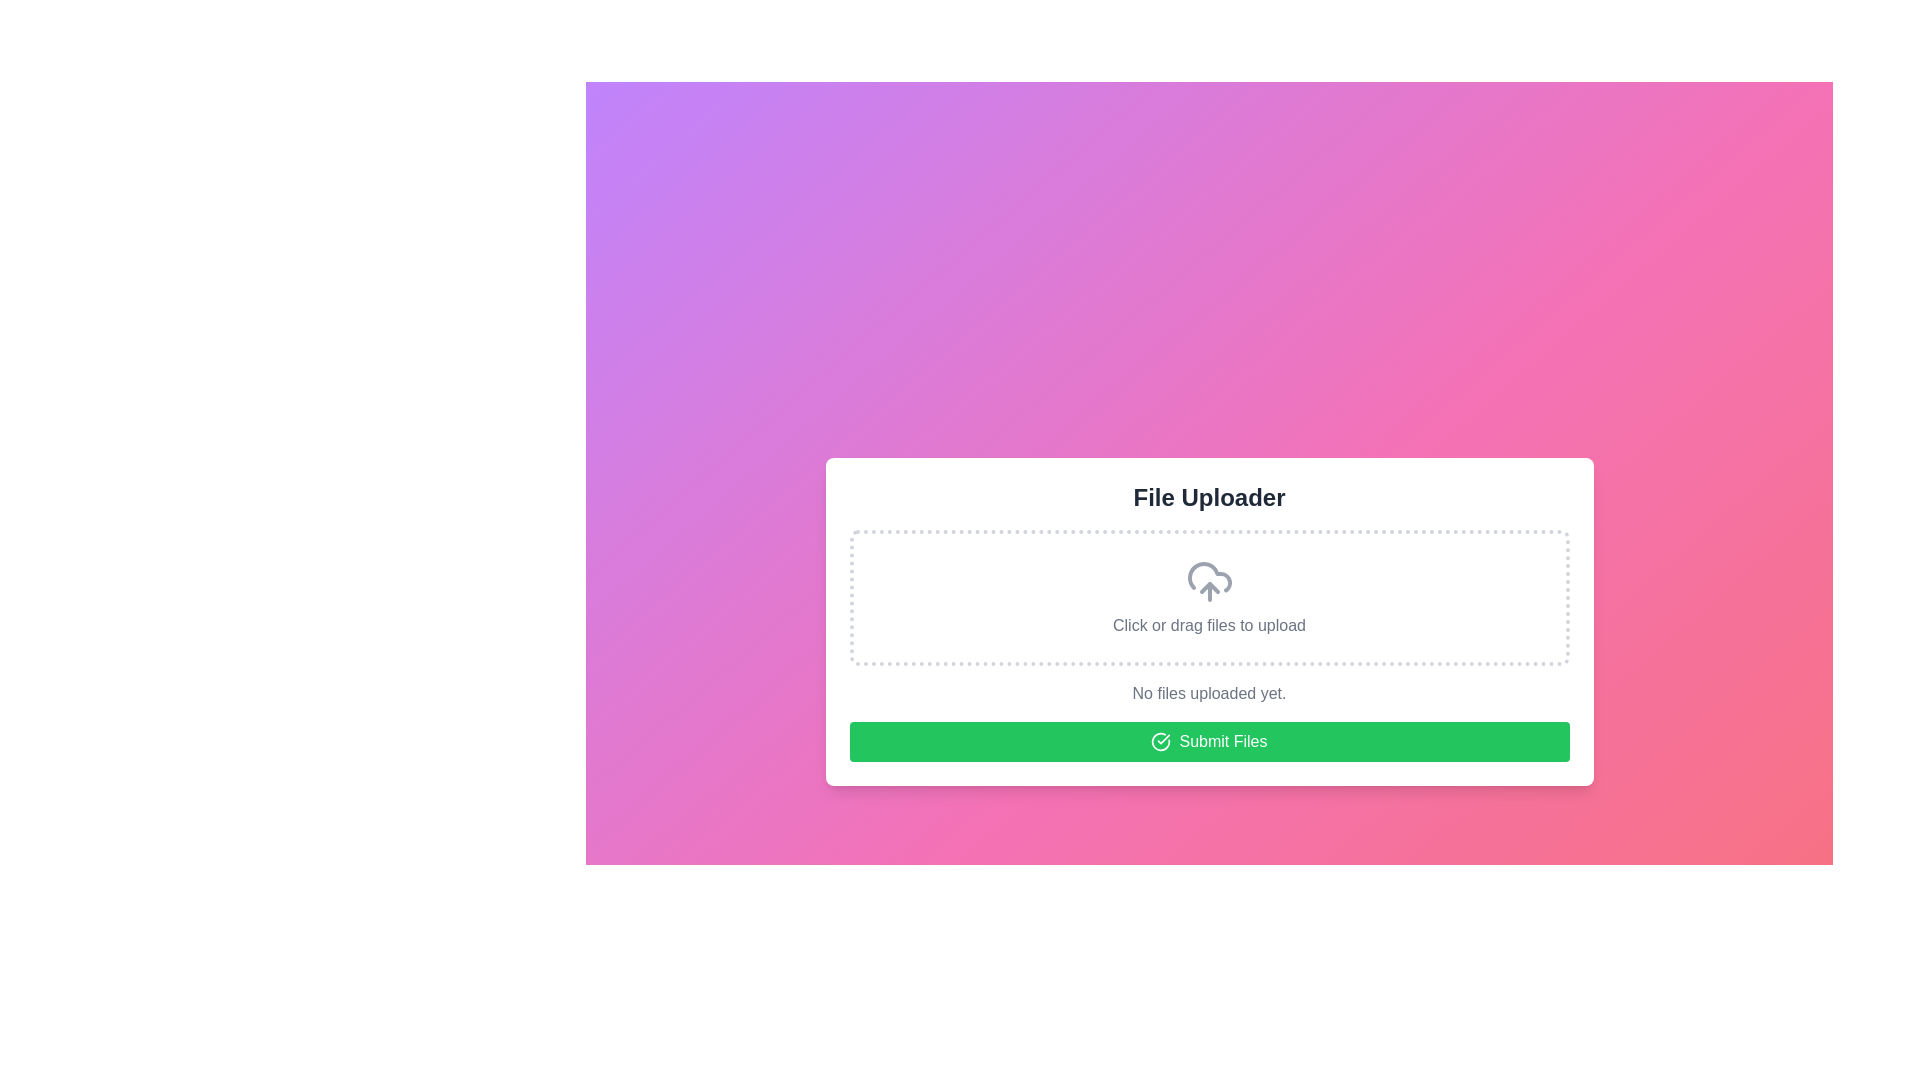 The width and height of the screenshot is (1920, 1080). What do you see at coordinates (1161, 741) in the screenshot?
I see `the 'Submit Files' button, which features an SVG-based icon for confirming file submissions, located near the left edge of the button's green background` at bounding box center [1161, 741].